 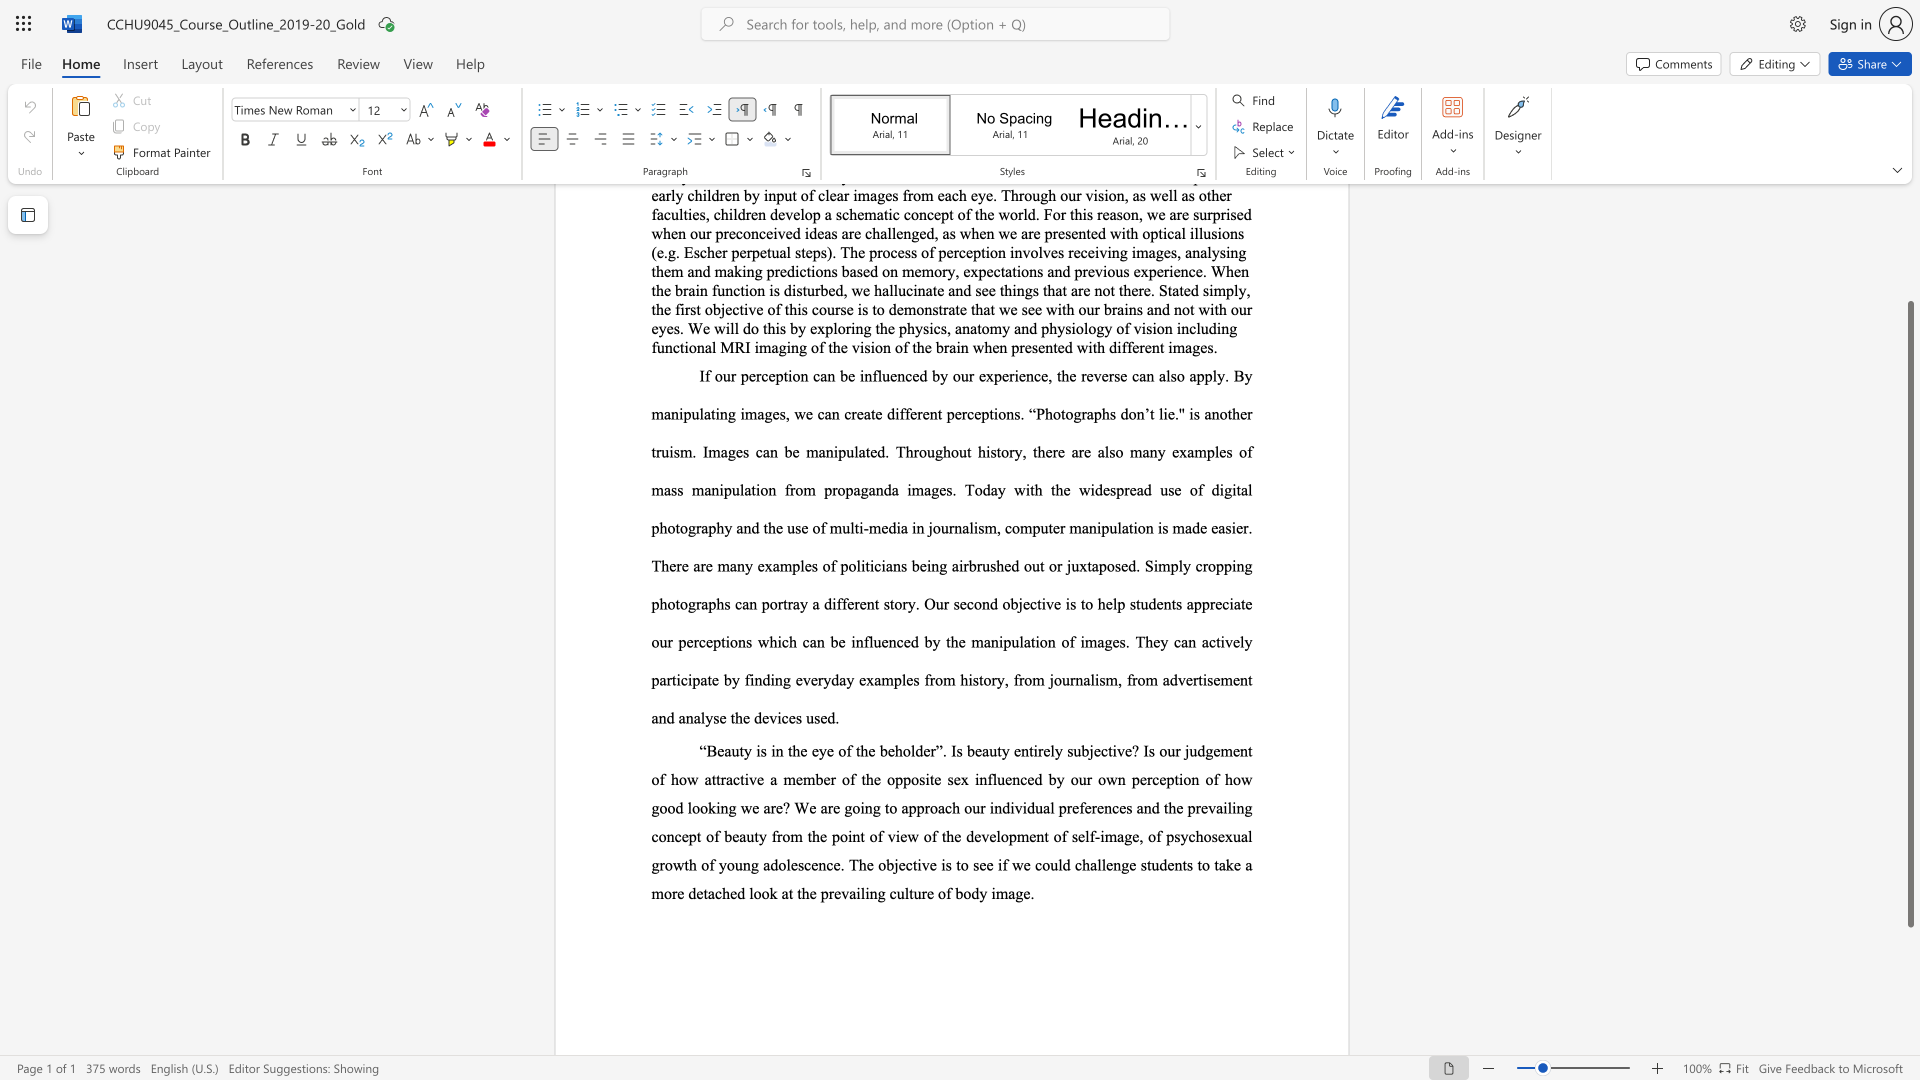 What do you see at coordinates (1909, 613) in the screenshot?
I see `the scrollbar and move up 100 pixels` at bounding box center [1909, 613].